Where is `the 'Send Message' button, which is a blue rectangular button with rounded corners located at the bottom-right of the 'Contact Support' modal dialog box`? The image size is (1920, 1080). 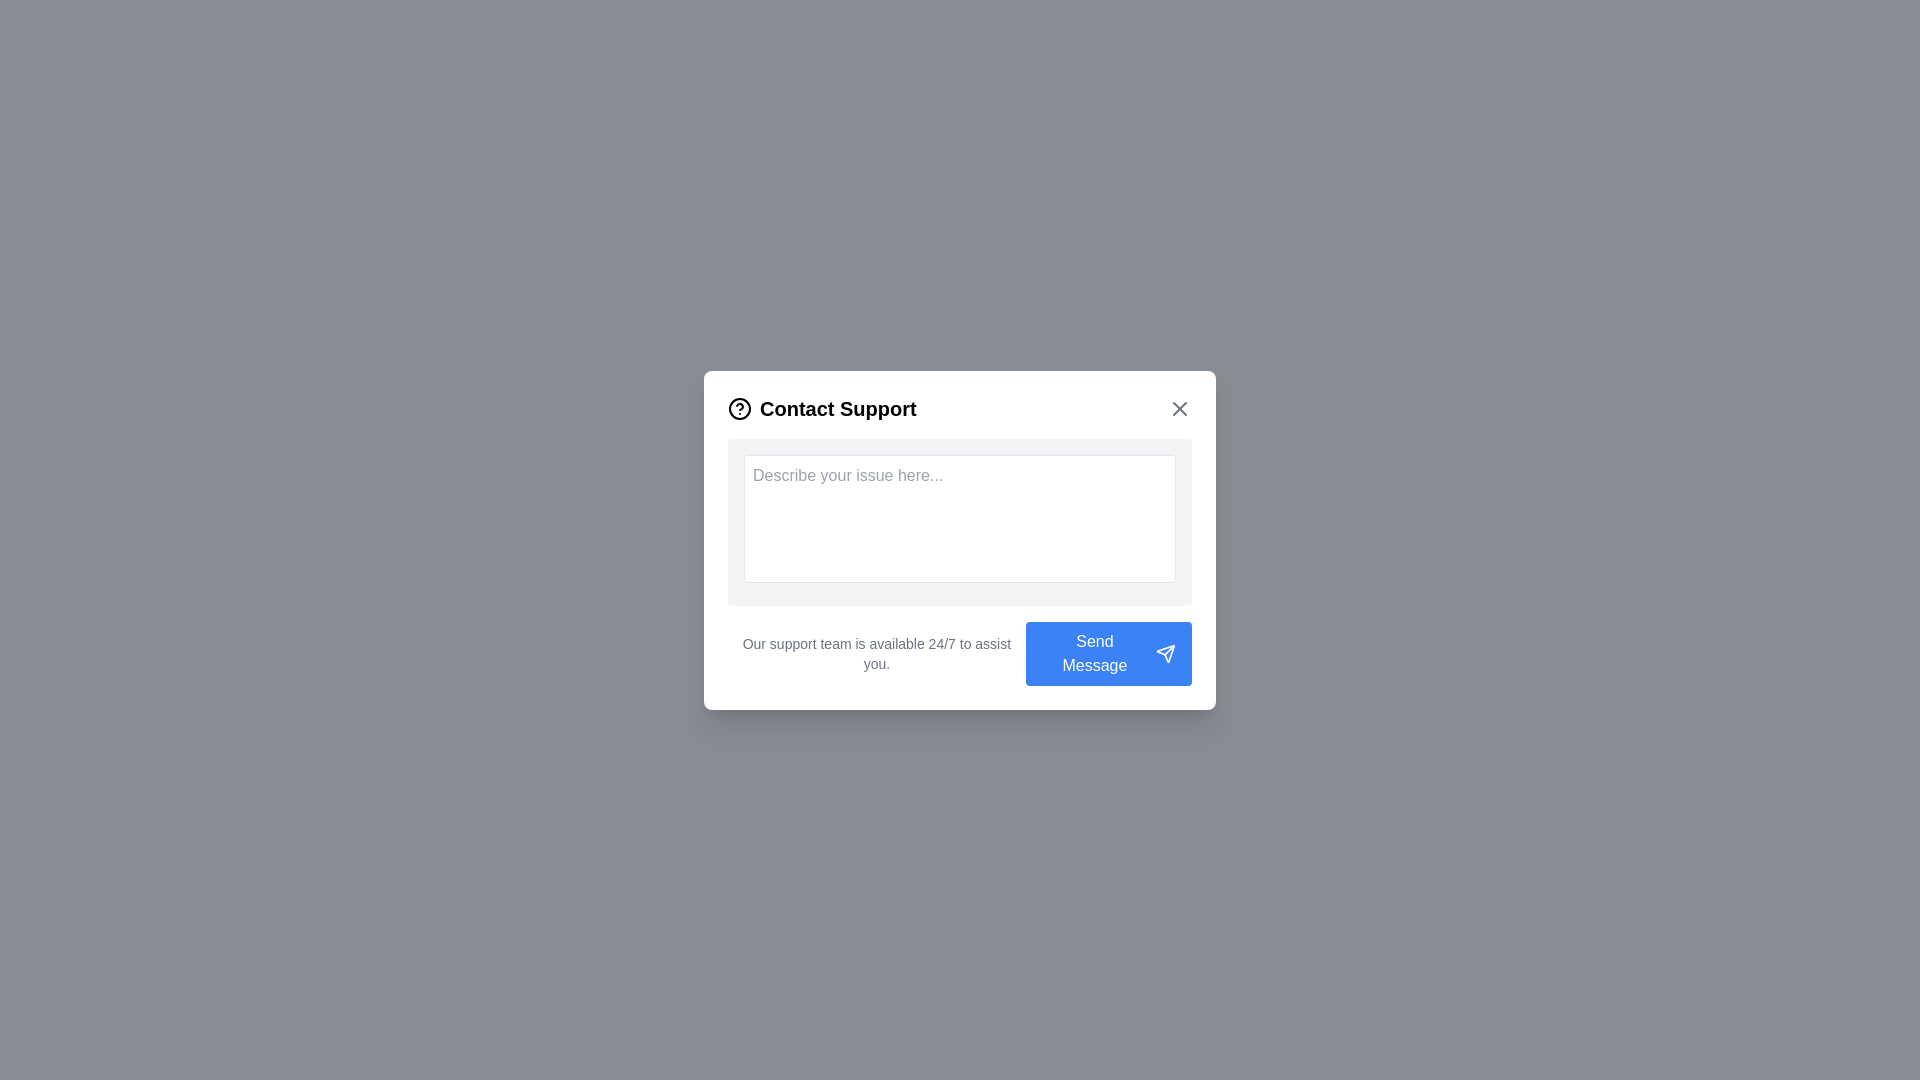 the 'Send Message' button, which is a blue rectangular button with rounded corners located at the bottom-right of the 'Contact Support' modal dialog box is located at coordinates (1107, 653).